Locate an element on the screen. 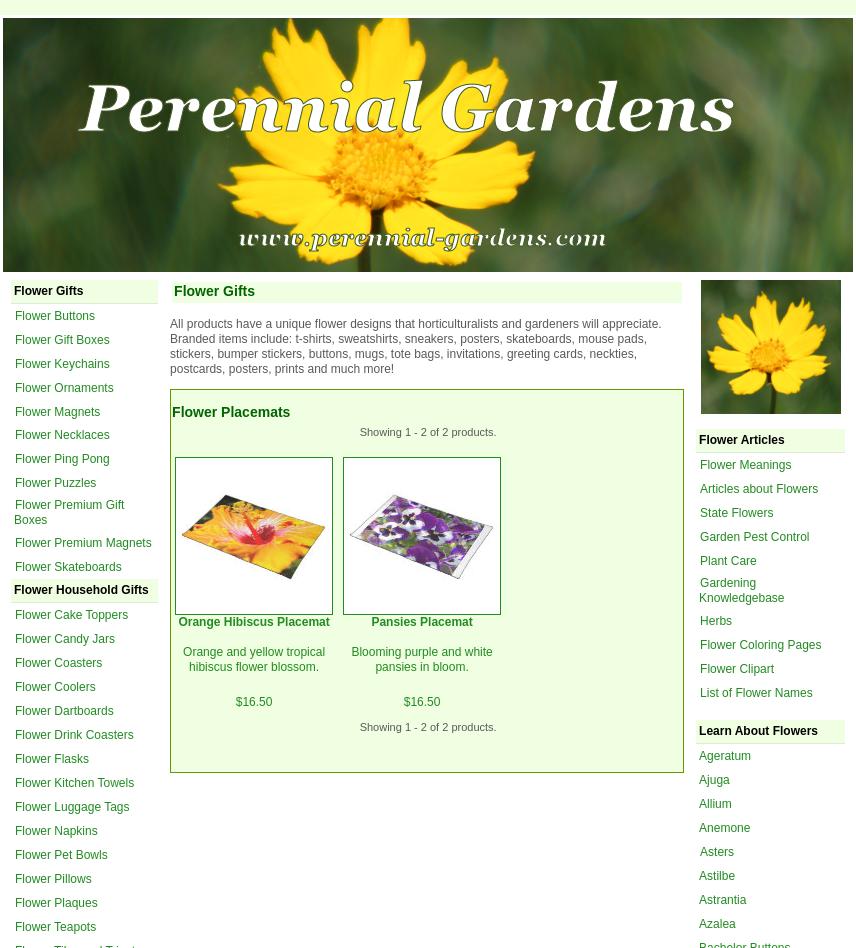 The image size is (856, 948). 'Flower Household Gifts' is located at coordinates (80, 590).